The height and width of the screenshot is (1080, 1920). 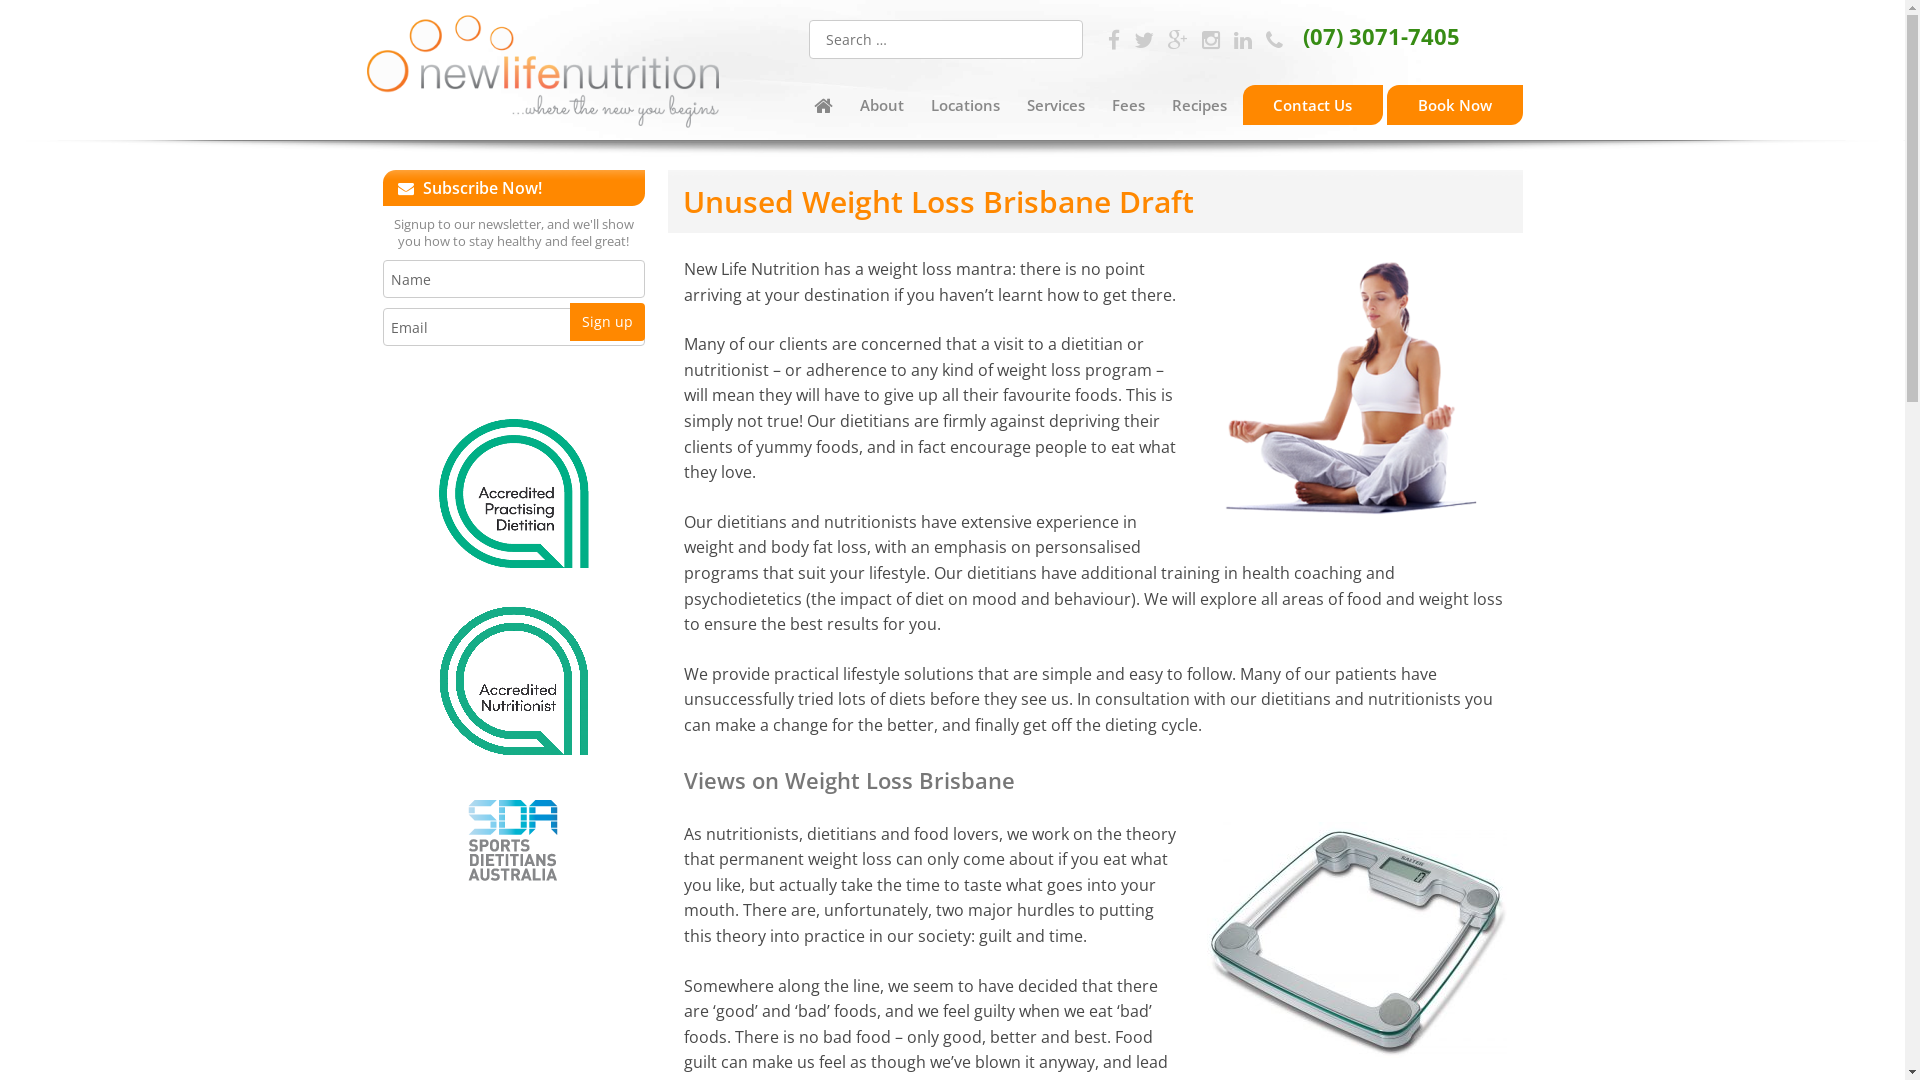 I want to click on 'Locations', so click(x=919, y=104).